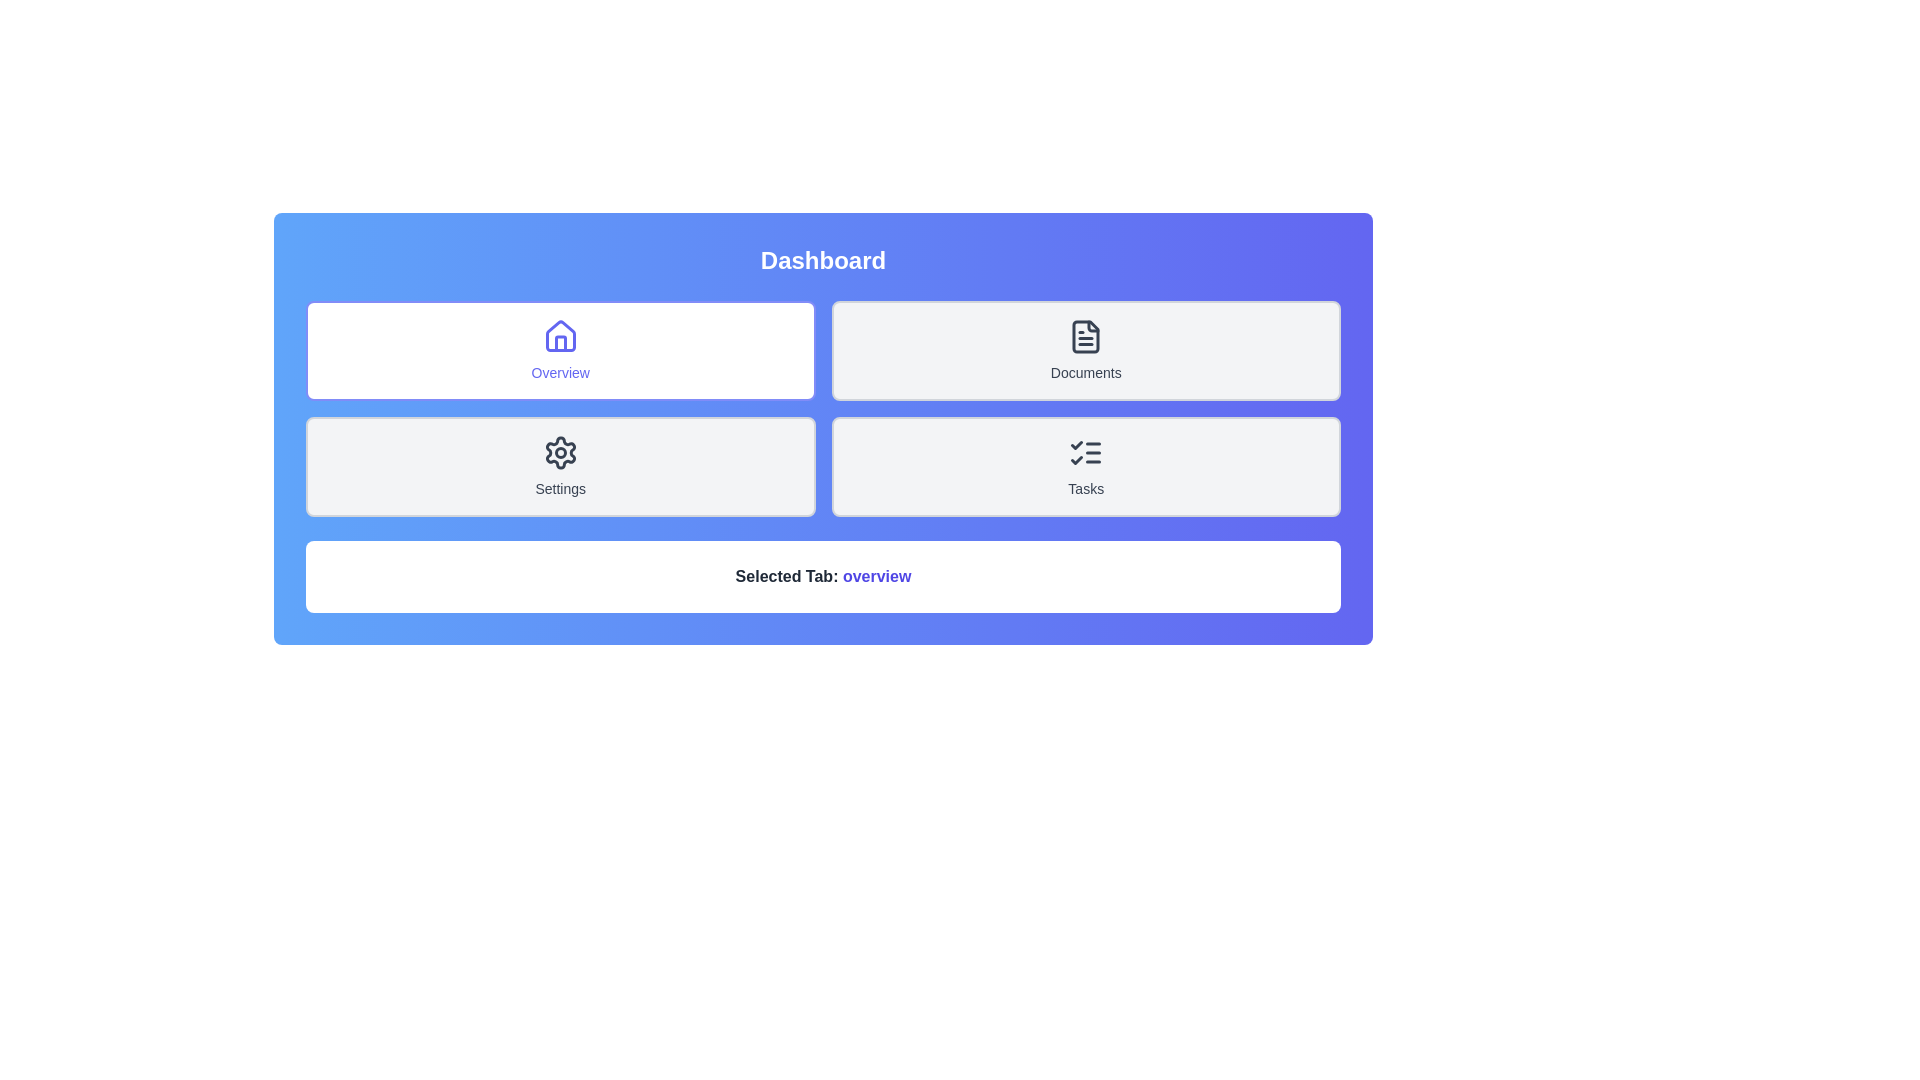  Describe the element at coordinates (1085, 335) in the screenshot. I see `the document icon, which is styled as an outline of a page with lines indicating text, located in the second row, first column of the grid layout in the dashboard` at that location.